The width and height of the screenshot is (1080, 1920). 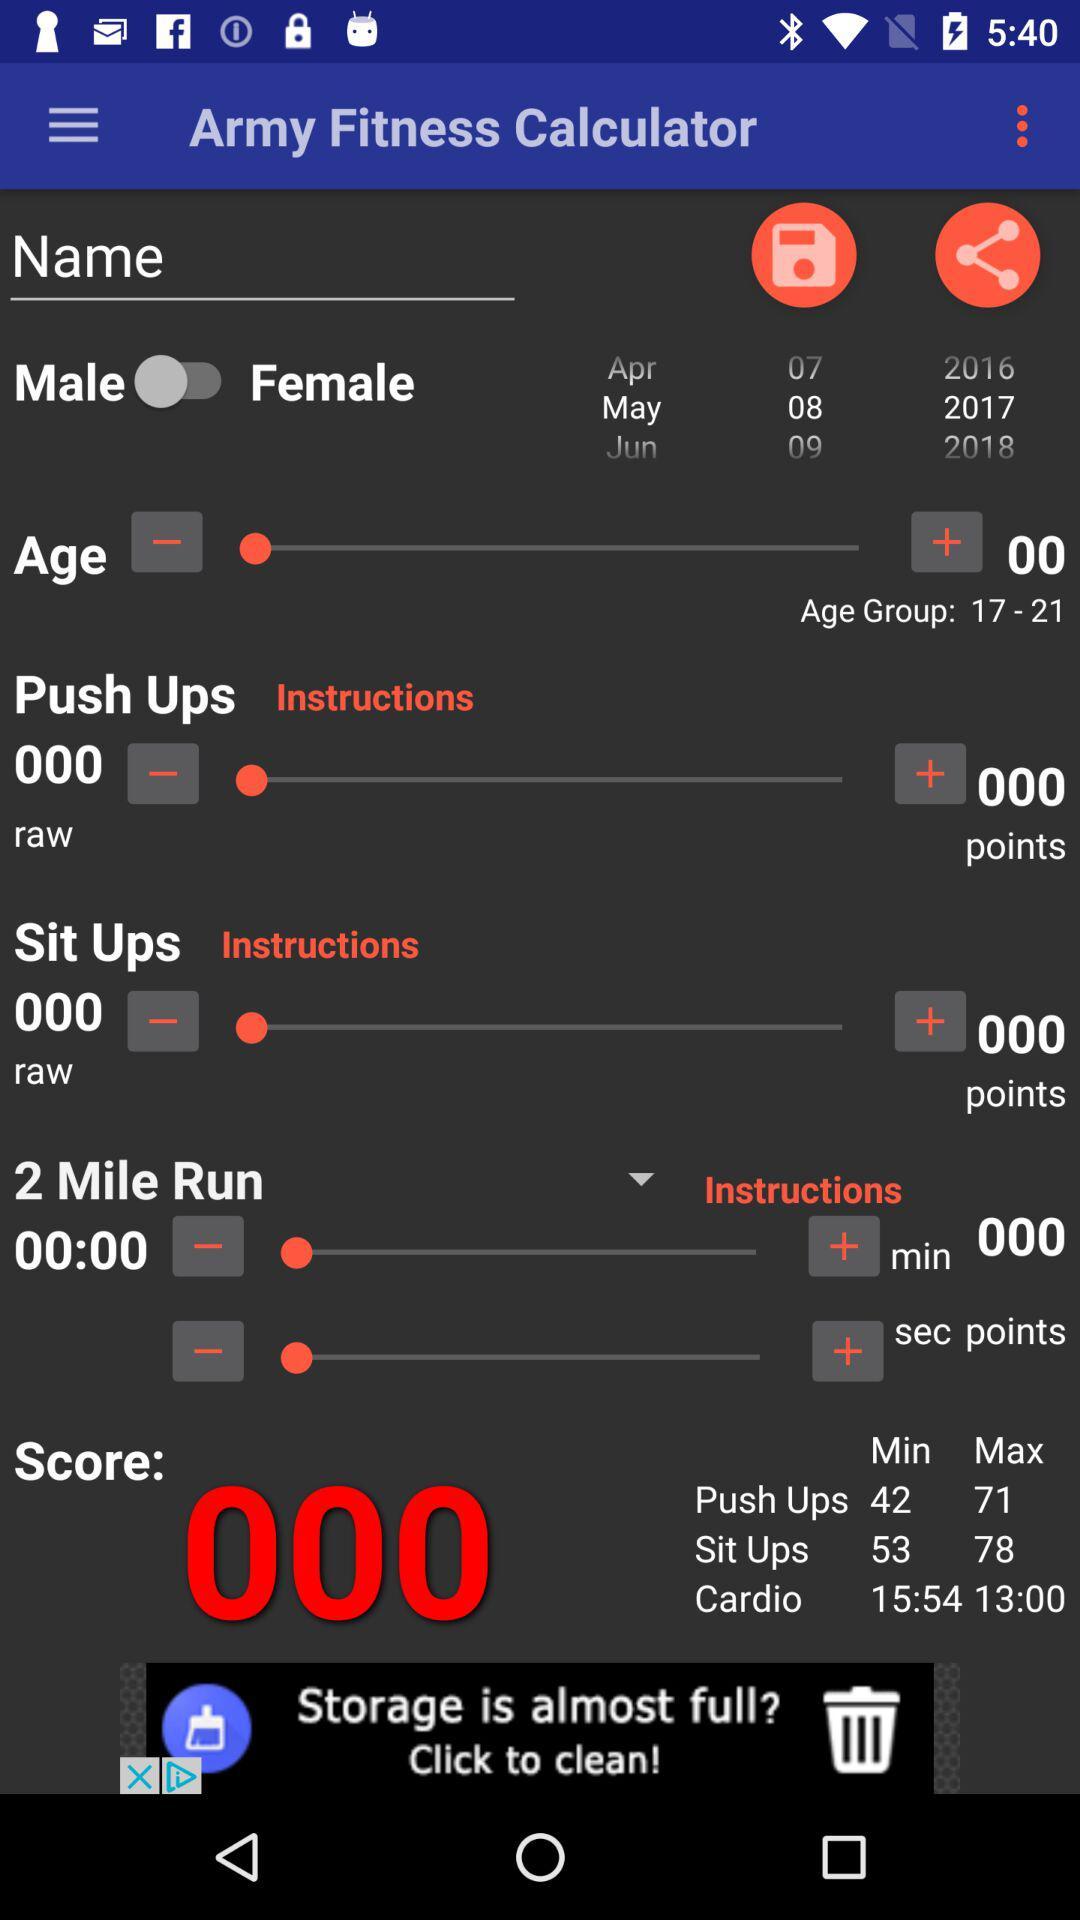 What do you see at coordinates (945, 541) in the screenshot?
I see `increase` at bounding box center [945, 541].